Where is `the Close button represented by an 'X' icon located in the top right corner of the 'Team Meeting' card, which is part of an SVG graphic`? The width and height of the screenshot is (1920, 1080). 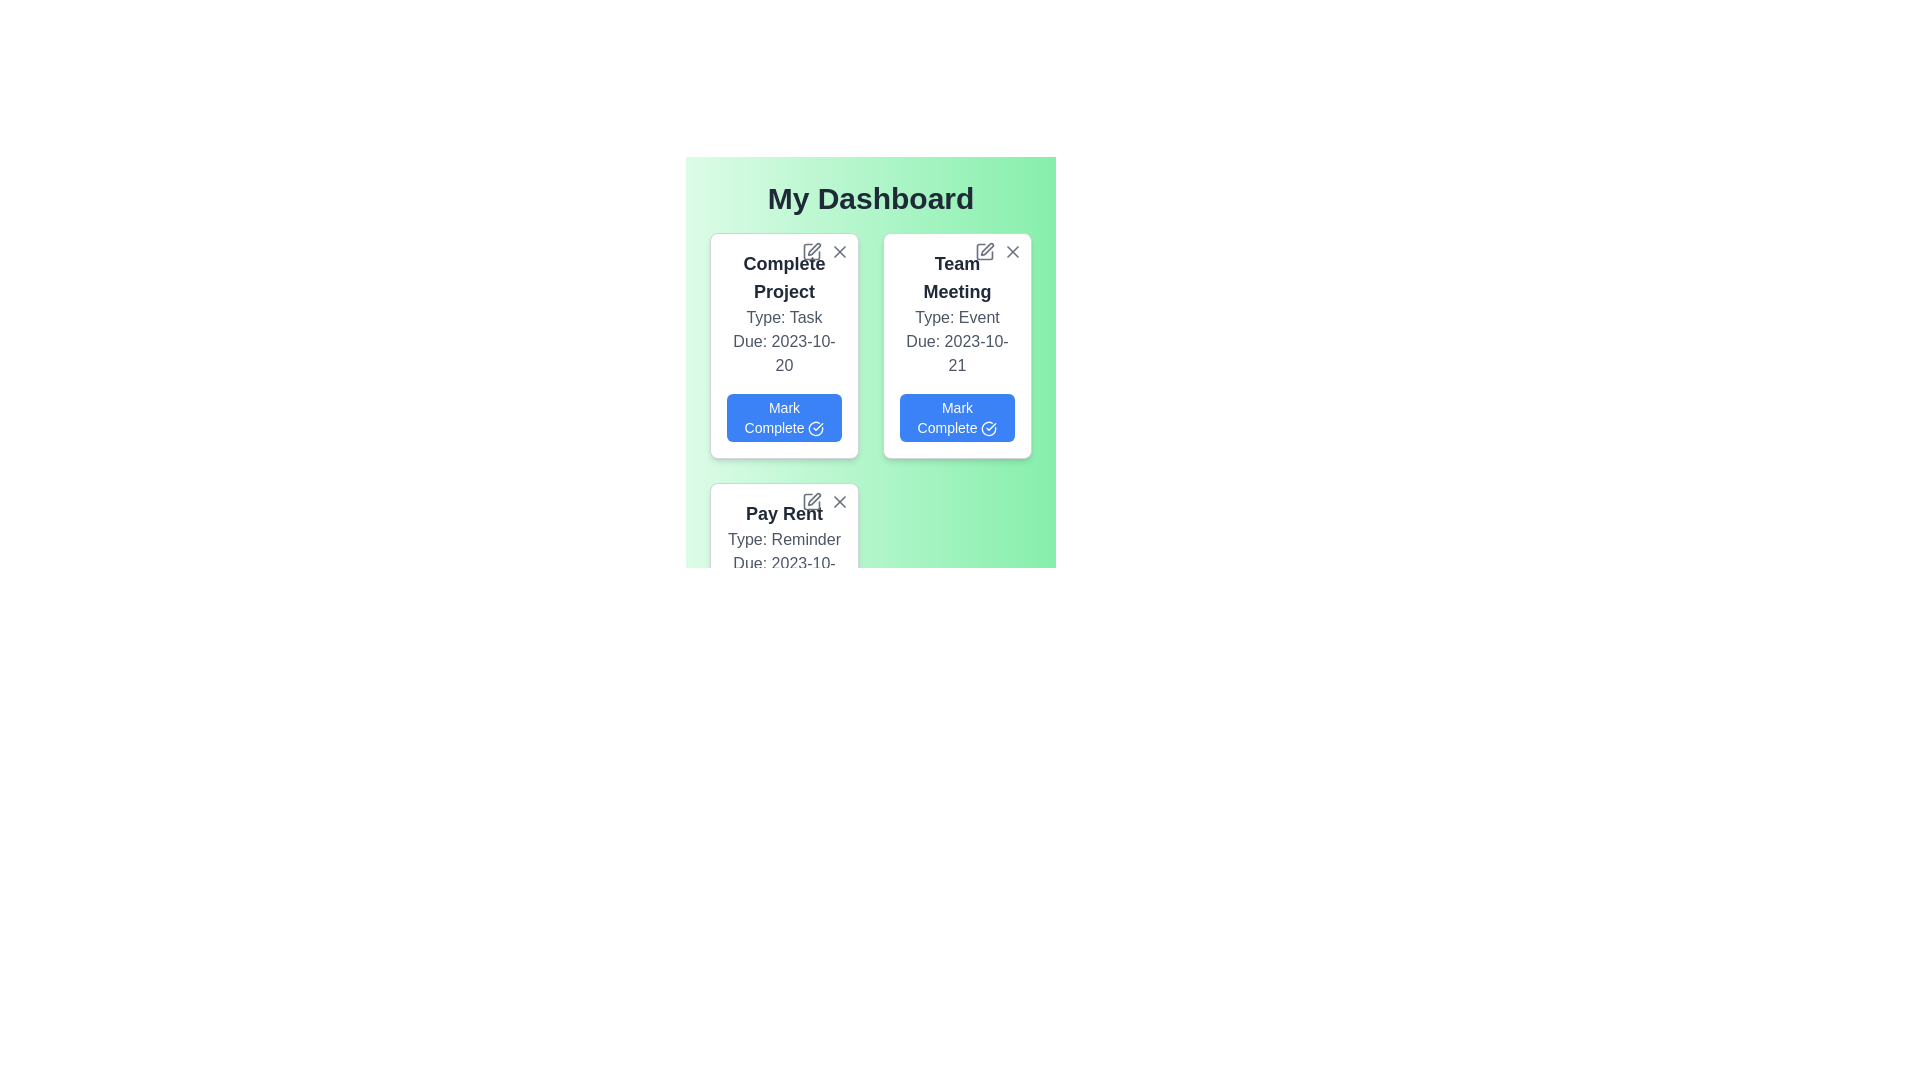
the Close button represented by an 'X' icon located in the top right corner of the 'Team Meeting' card, which is part of an SVG graphic is located at coordinates (1012, 250).